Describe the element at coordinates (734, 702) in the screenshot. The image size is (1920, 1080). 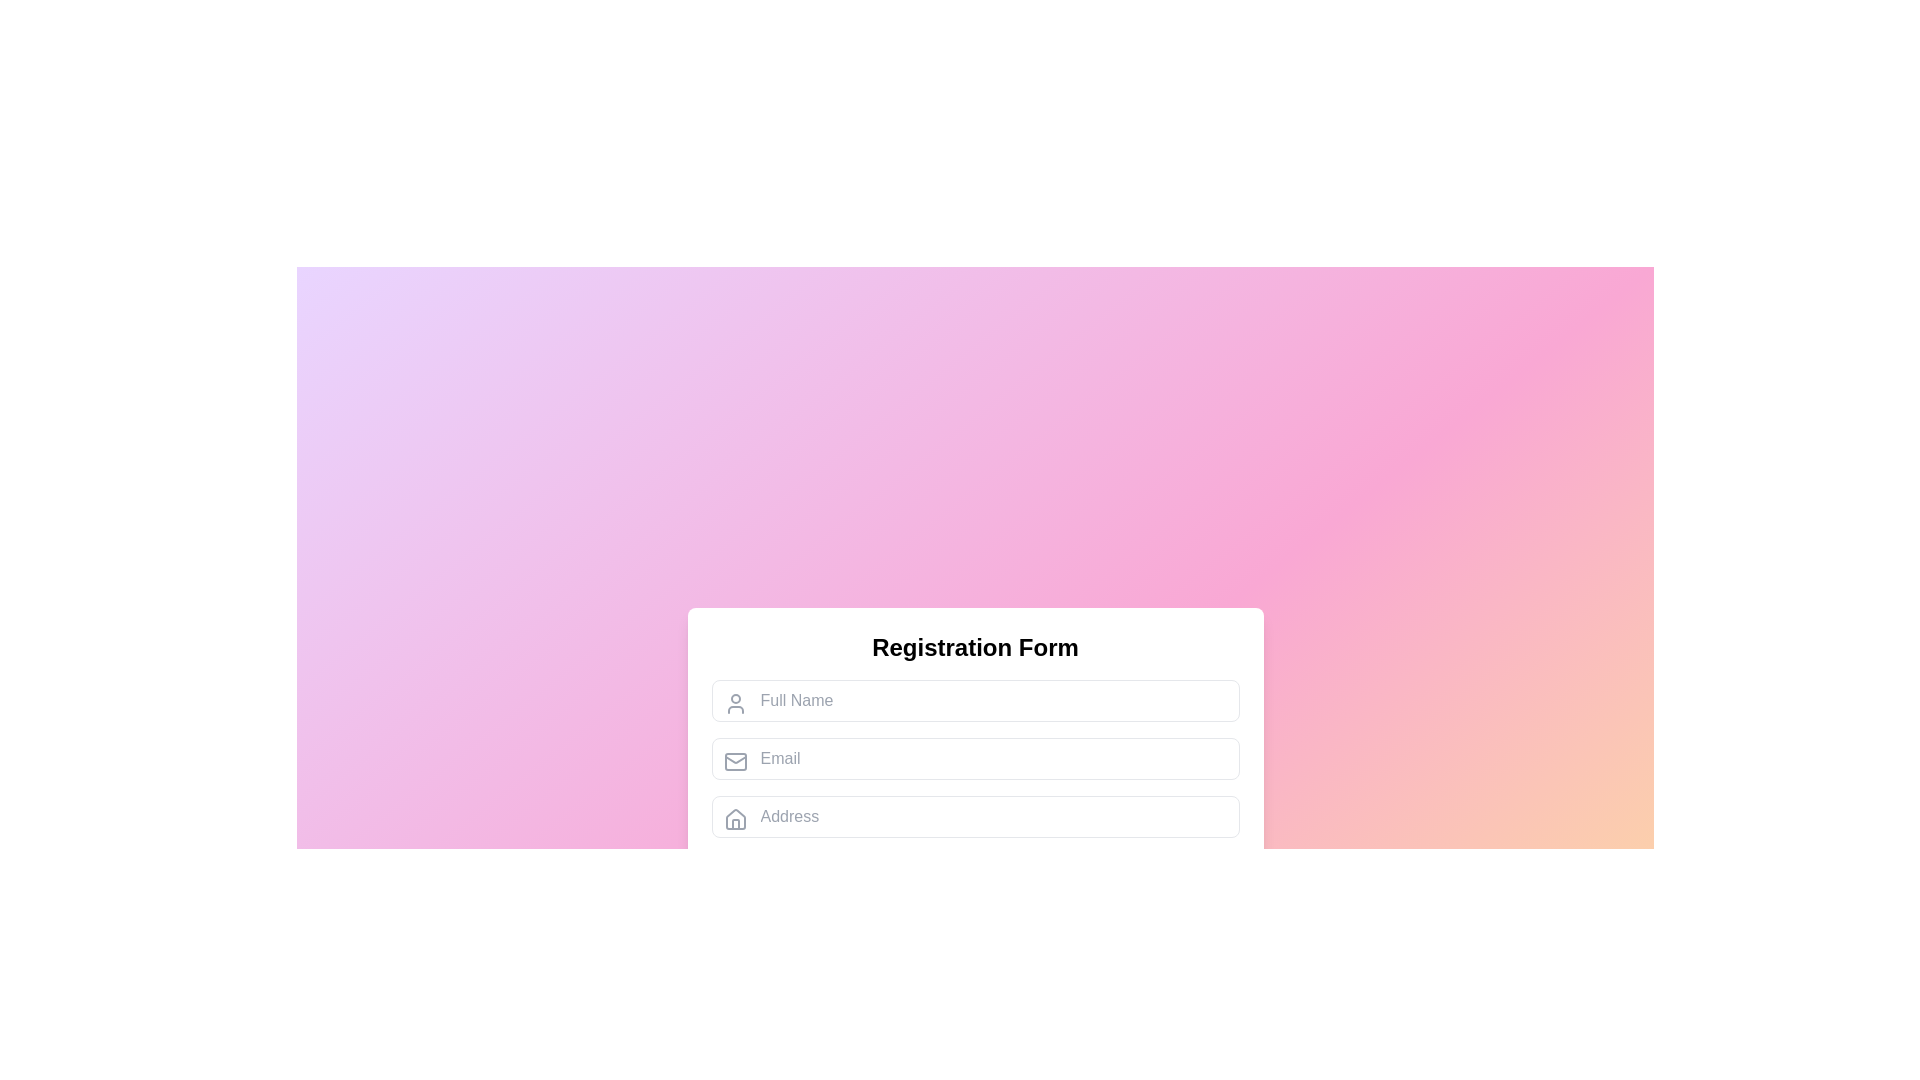
I see `the user icon, which is a gray-toned graphic resembling a generic user profile symbol, located to the left of the 'Full Name' text input field` at that location.